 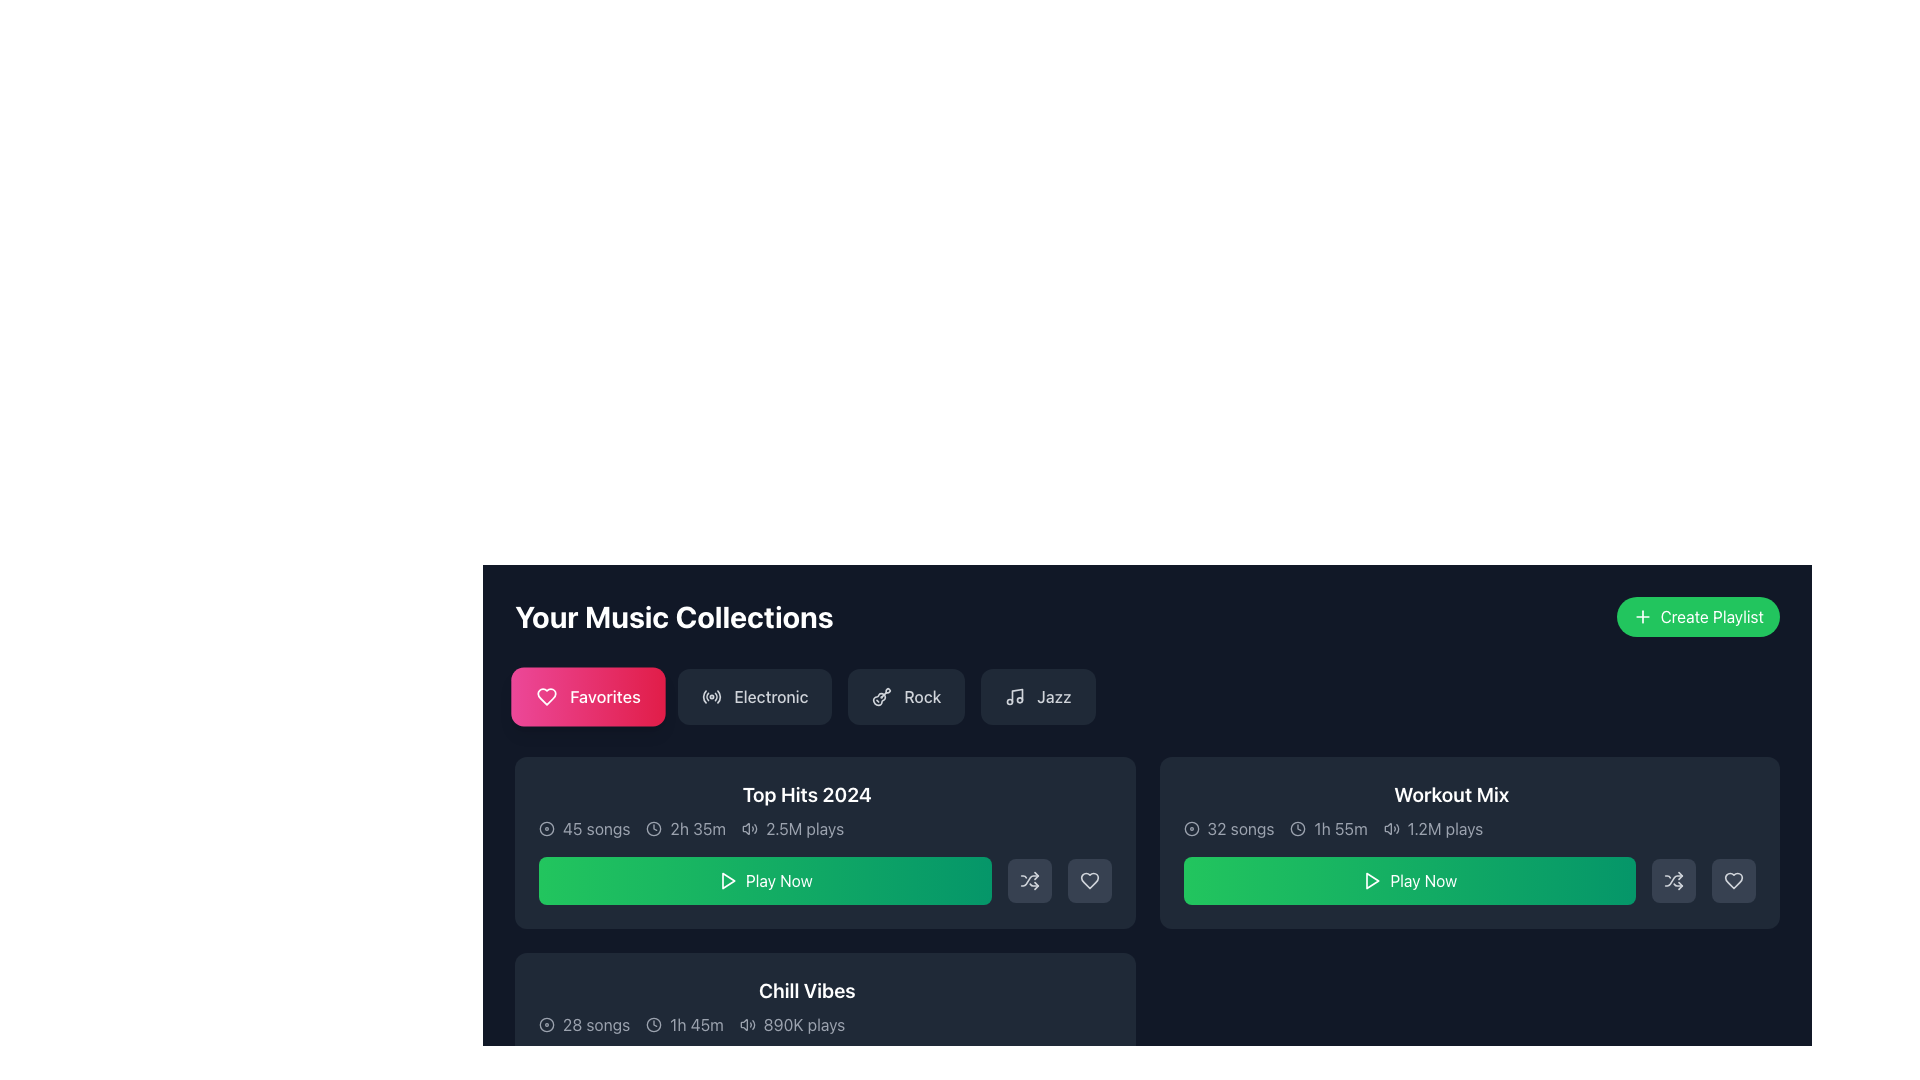 I want to click on the 'Create New Playlist' button located at the top-right corner of the 'Your Music Collections' section, so click(x=1697, y=616).